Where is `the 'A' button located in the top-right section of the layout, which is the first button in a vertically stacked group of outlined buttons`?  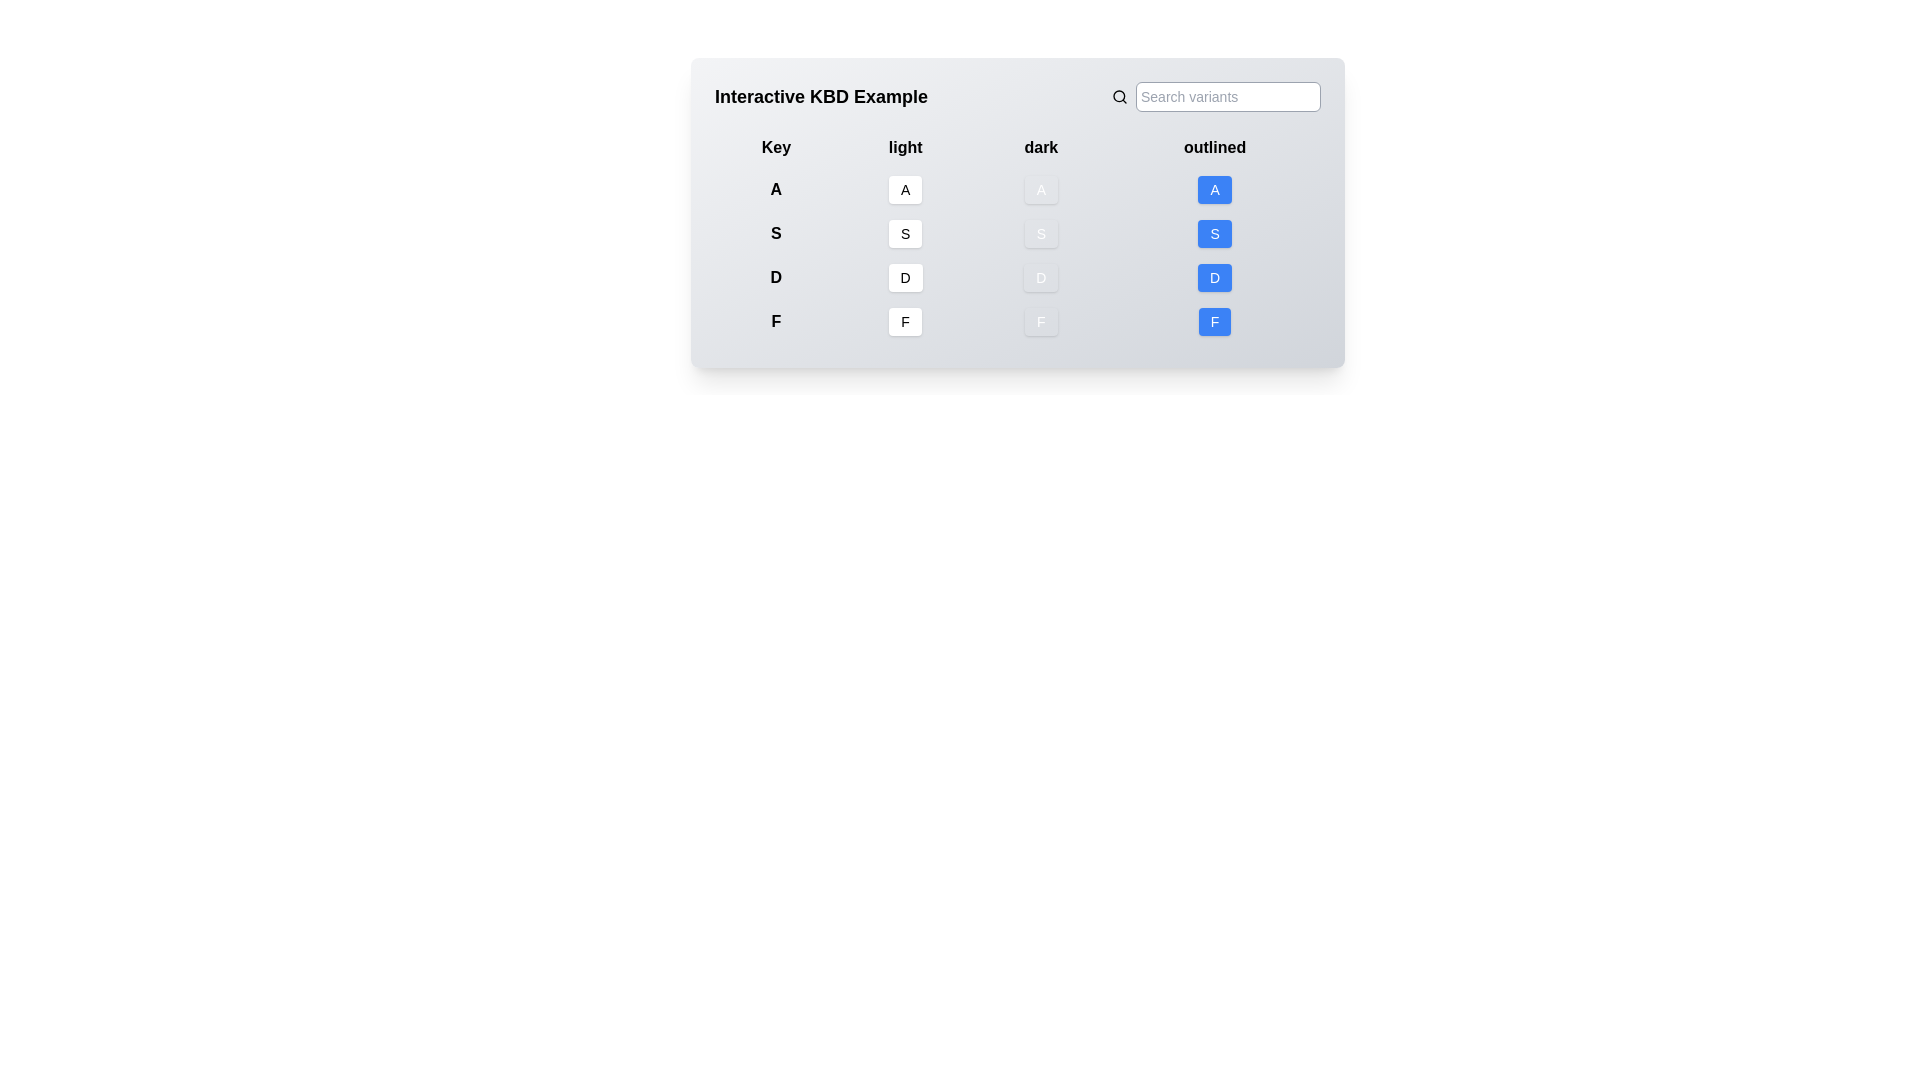
the 'A' button located in the top-right section of the layout, which is the first button in a vertically stacked group of outlined buttons is located at coordinates (1214, 189).